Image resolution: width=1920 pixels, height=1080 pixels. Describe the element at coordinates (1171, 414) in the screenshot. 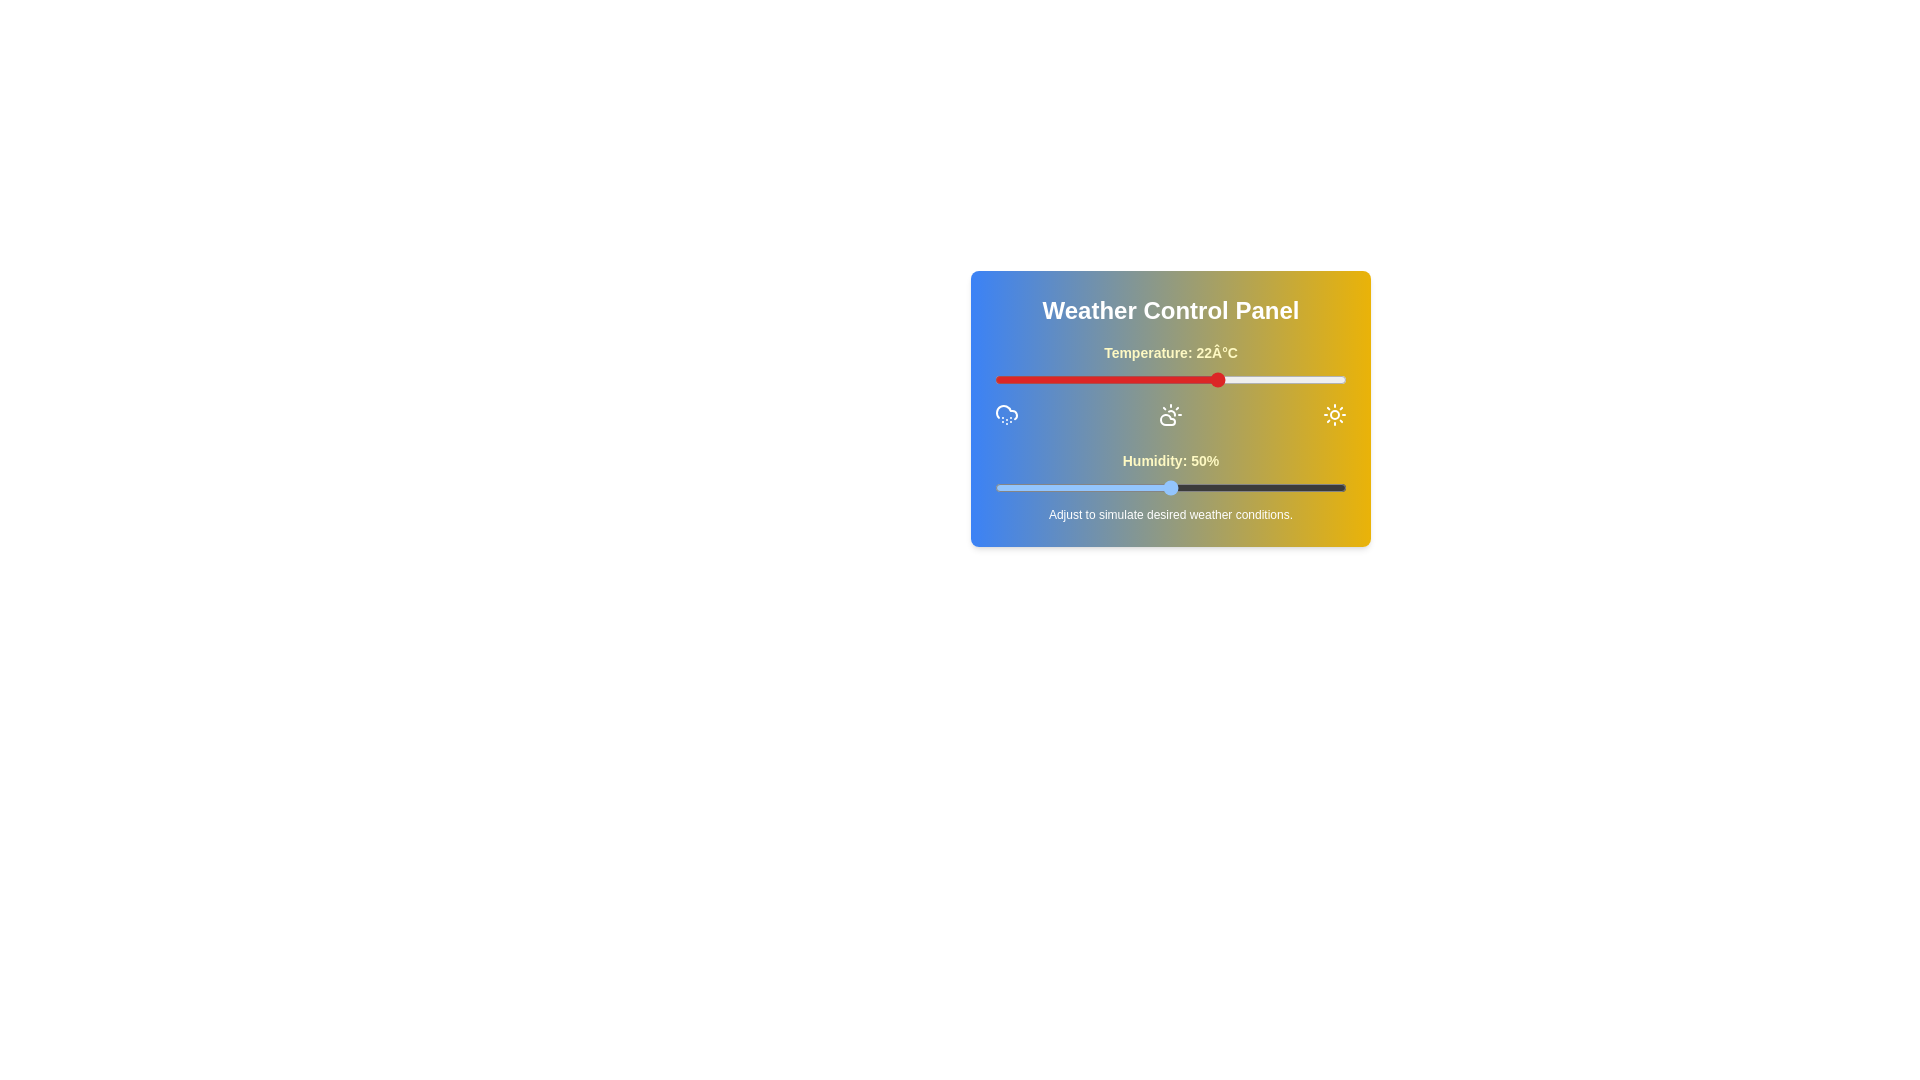

I see `the weather icon representing partly cloudy conditions, located at the center of the weather control panel interface, positioned between the temperature and humidity sliders` at that location.